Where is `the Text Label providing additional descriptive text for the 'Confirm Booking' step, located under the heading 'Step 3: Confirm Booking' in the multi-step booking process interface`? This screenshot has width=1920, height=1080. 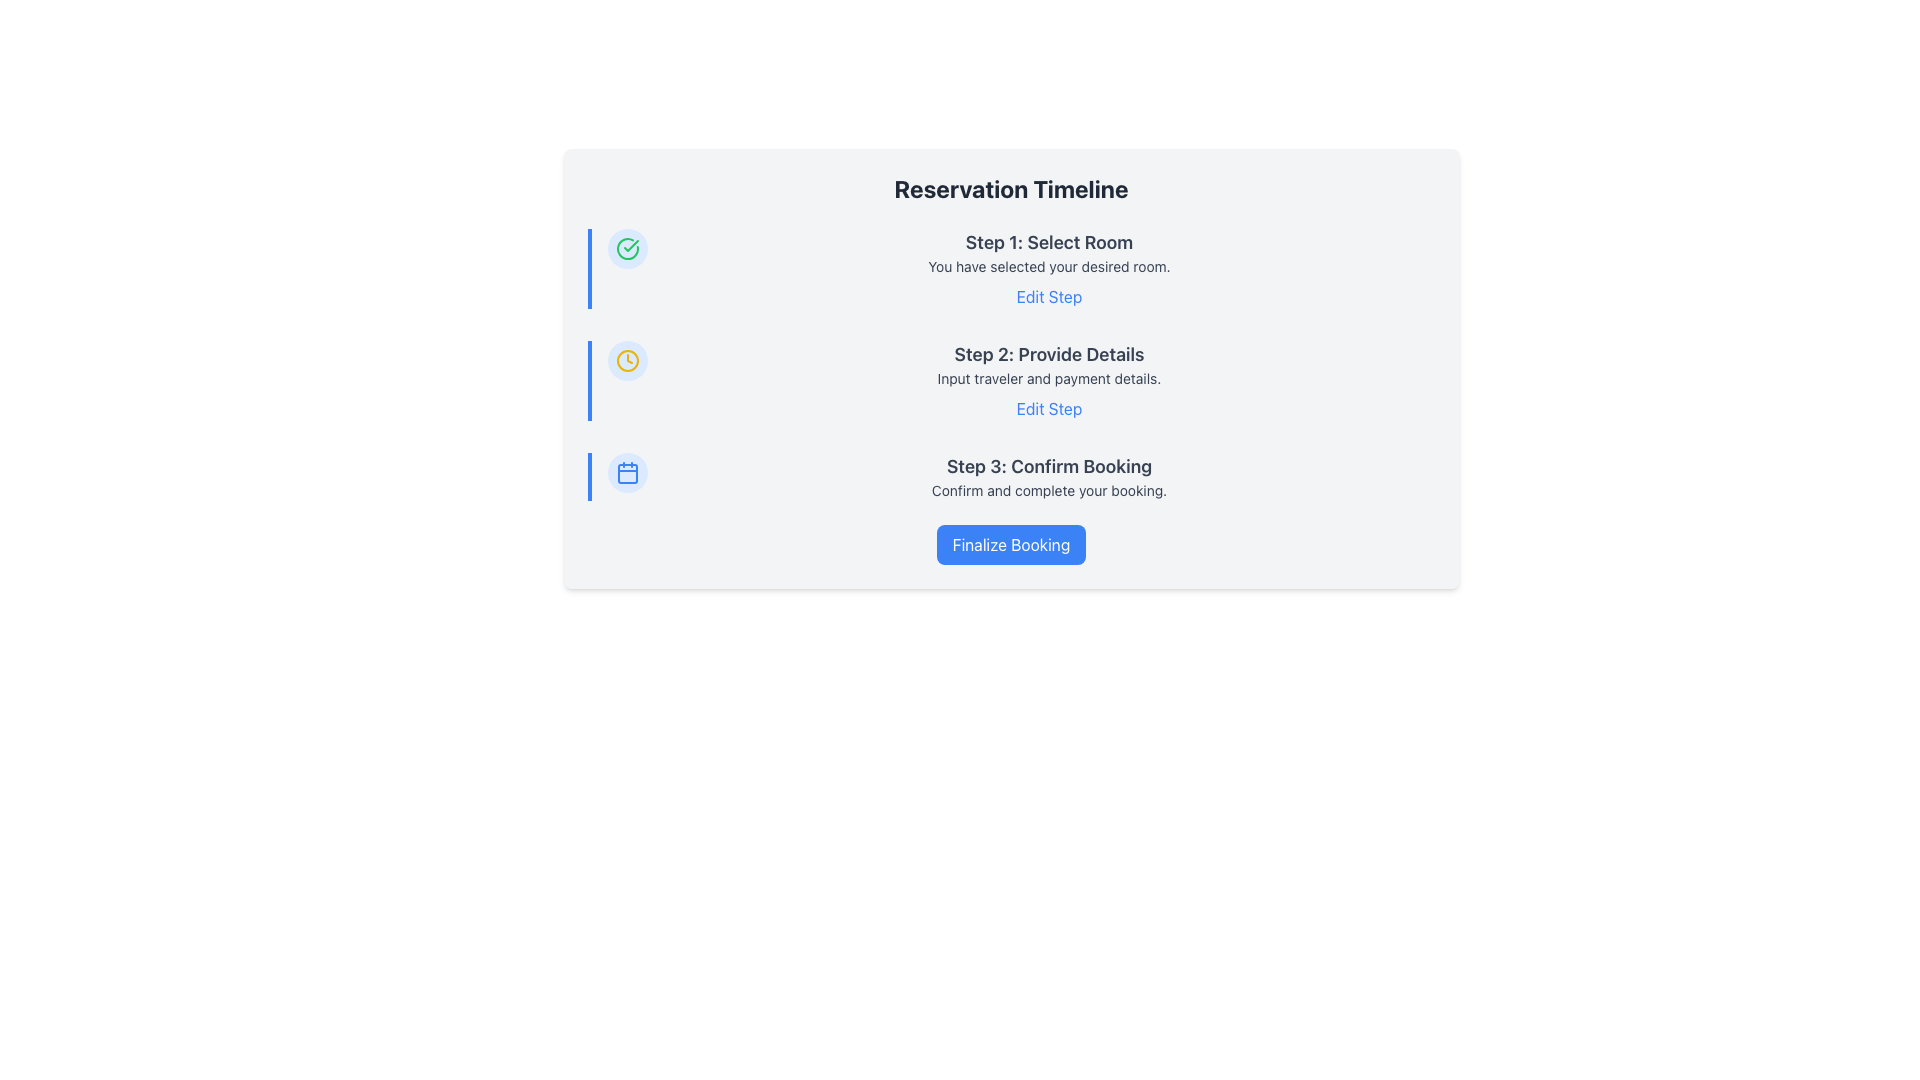 the Text Label providing additional descriptive text for the 'Confirm Booking' step, located under the heading 'Step 3: Confirm Booking' in the multi-step booking process interface is located at coordinates (1048, 490).